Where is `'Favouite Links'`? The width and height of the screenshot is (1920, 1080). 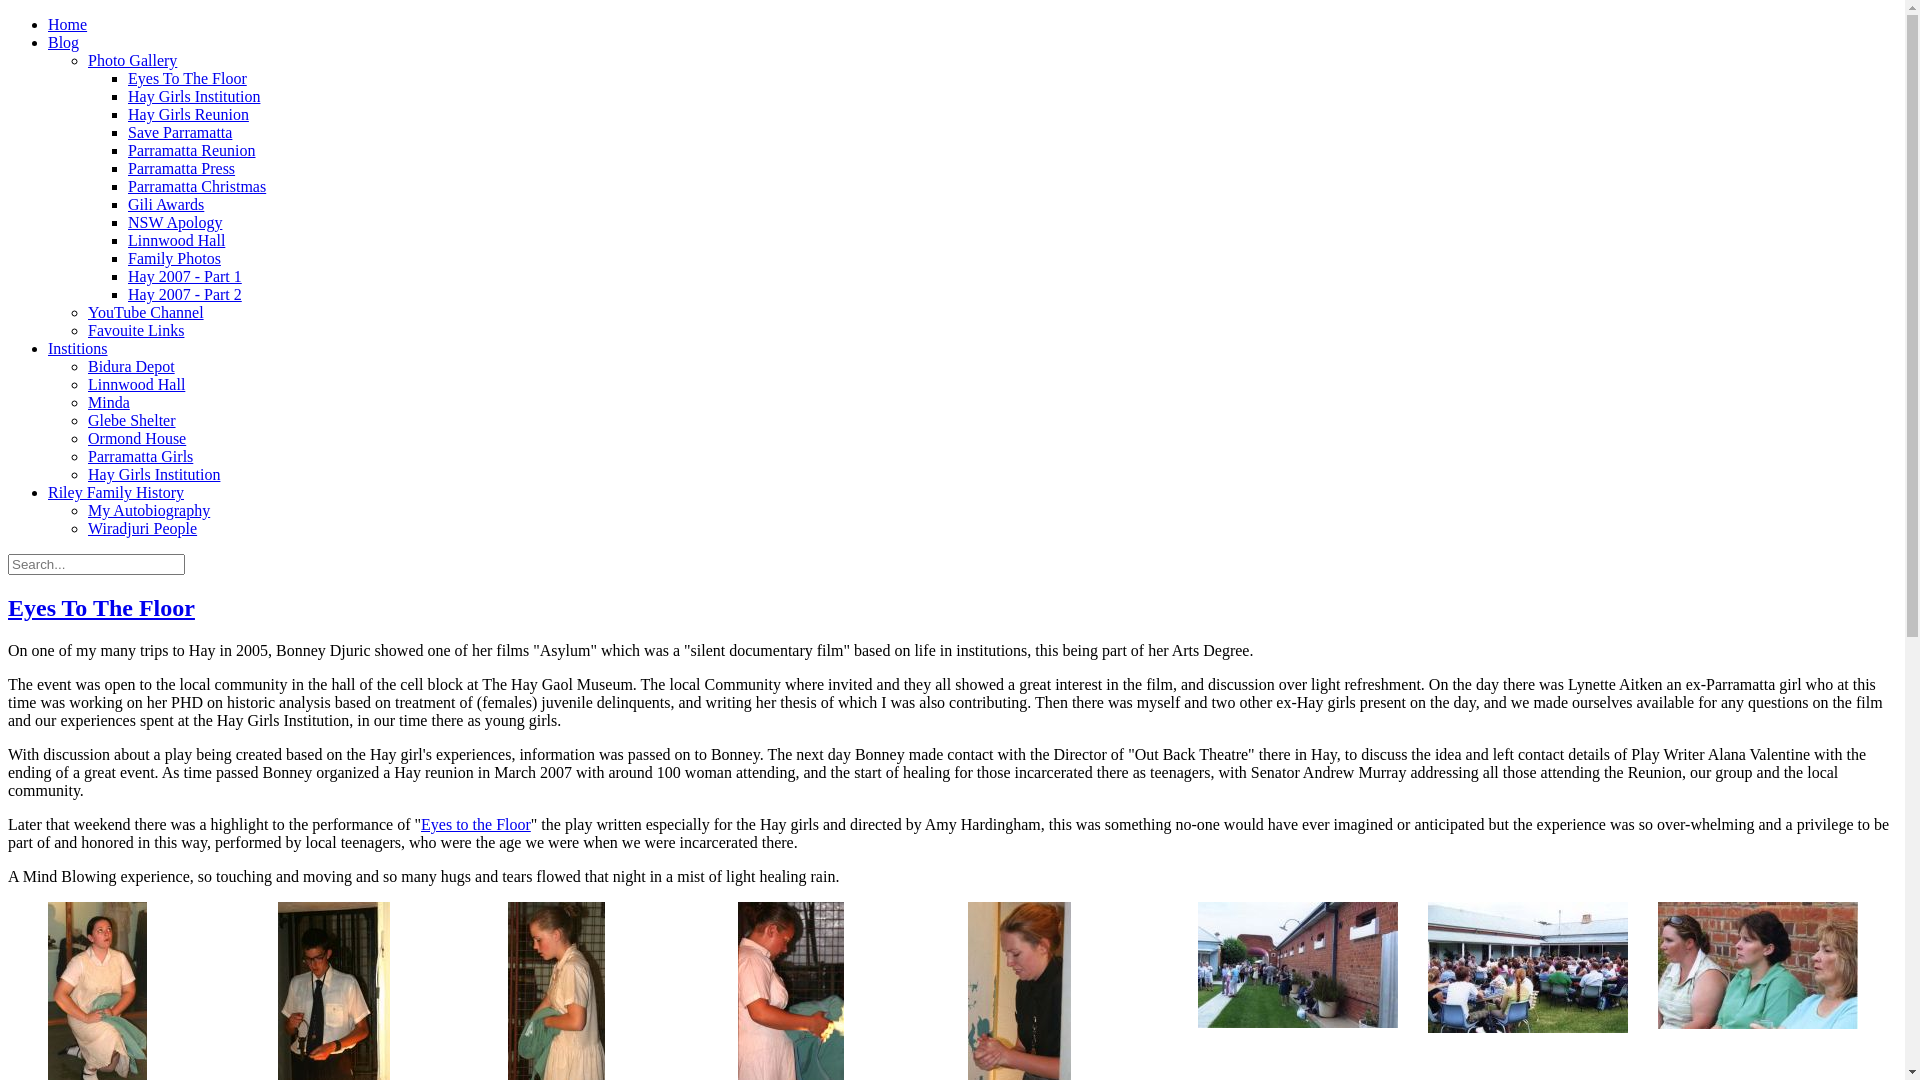 'Favouite Links' is located at coordinates (134, 329).